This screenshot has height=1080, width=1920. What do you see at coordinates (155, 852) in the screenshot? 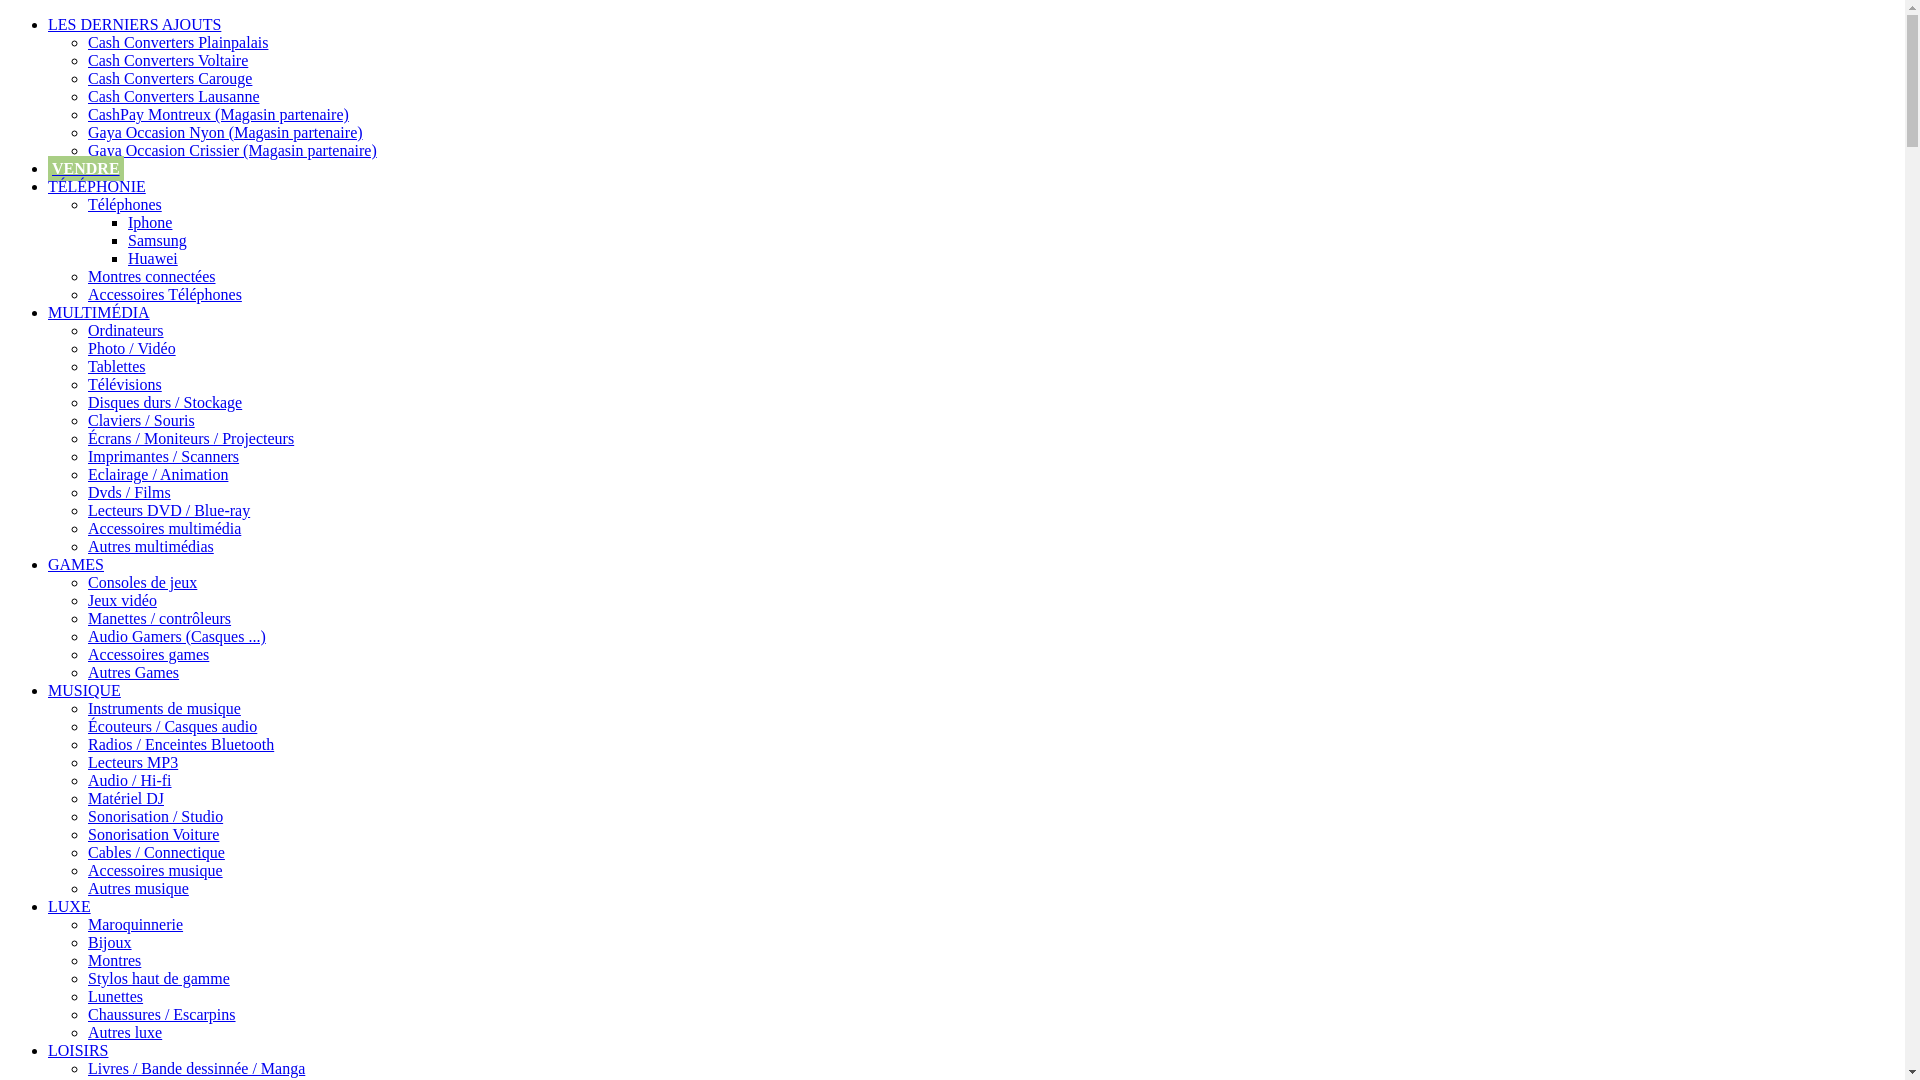
I see `'Cables / Connectique'` at bounding box center [155, 852].